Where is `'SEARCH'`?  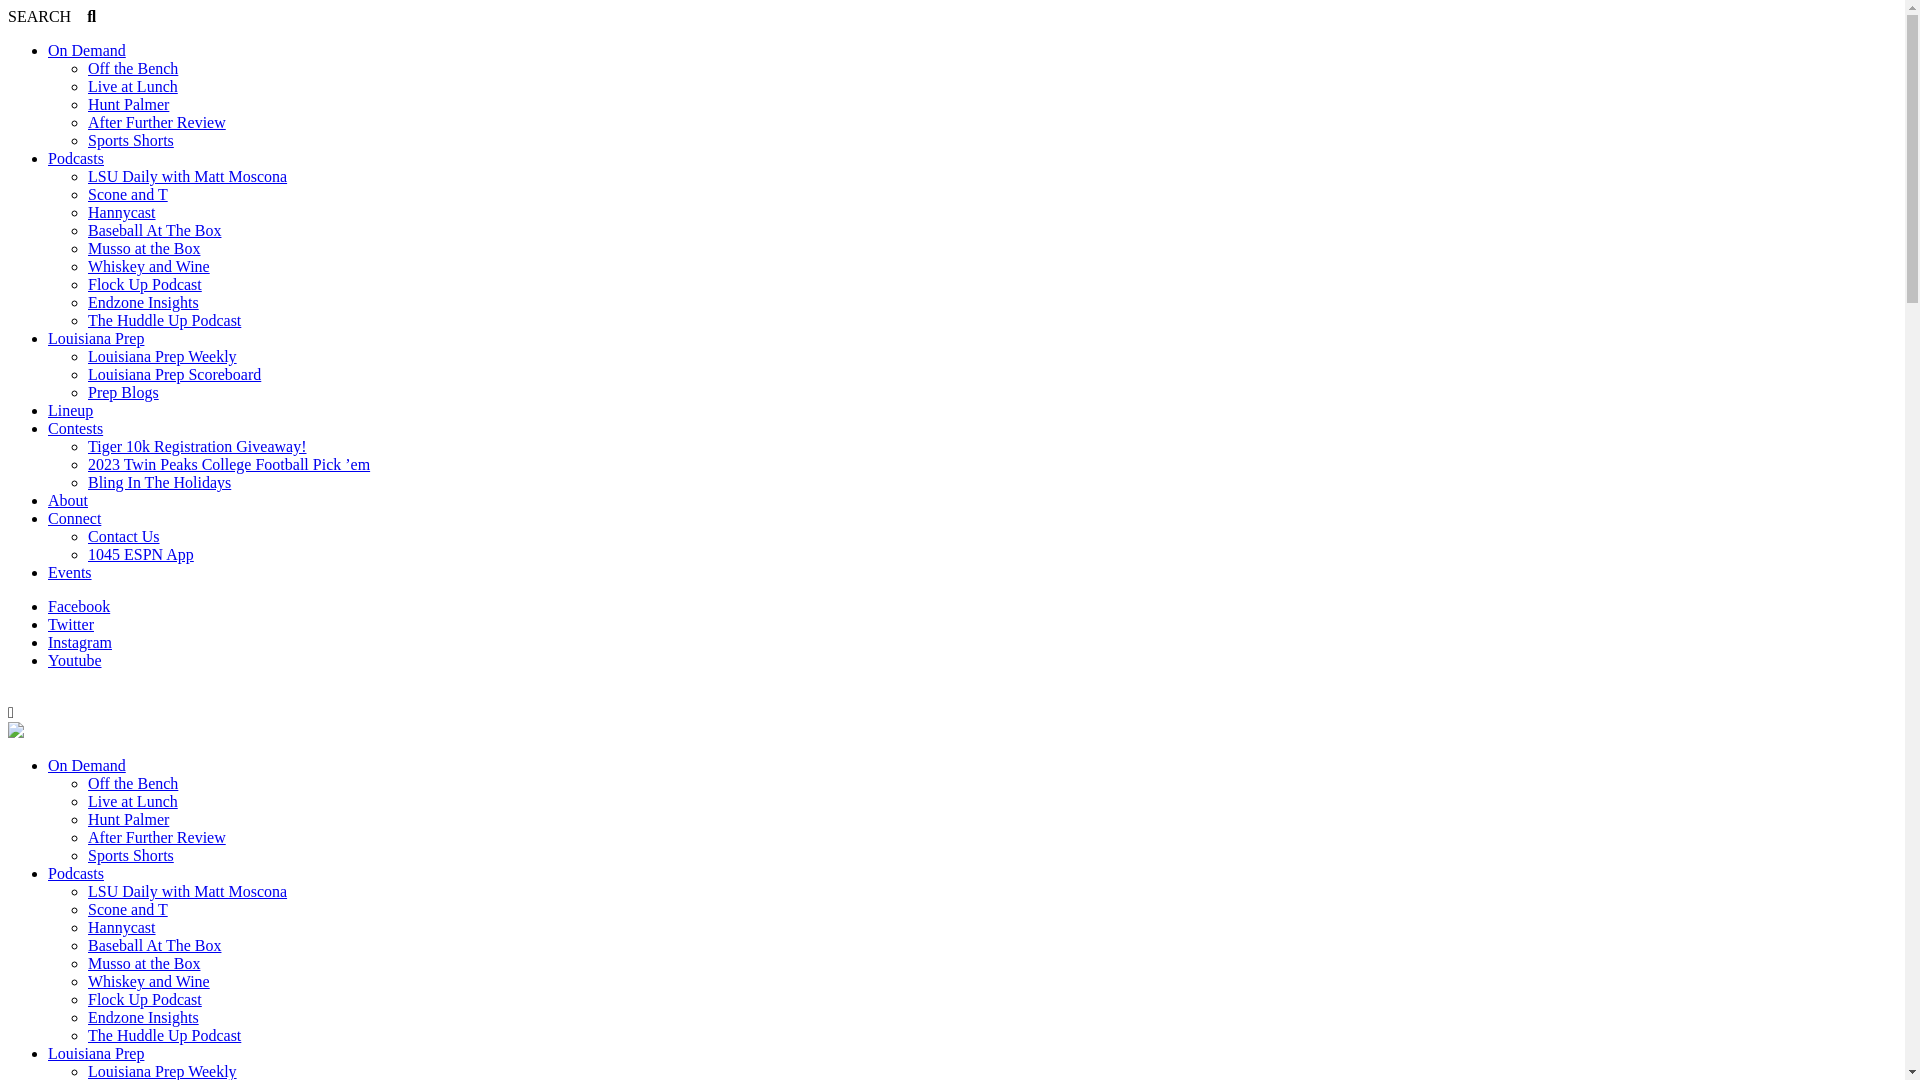
'SEARCH' is located at coordinates (52, 16).